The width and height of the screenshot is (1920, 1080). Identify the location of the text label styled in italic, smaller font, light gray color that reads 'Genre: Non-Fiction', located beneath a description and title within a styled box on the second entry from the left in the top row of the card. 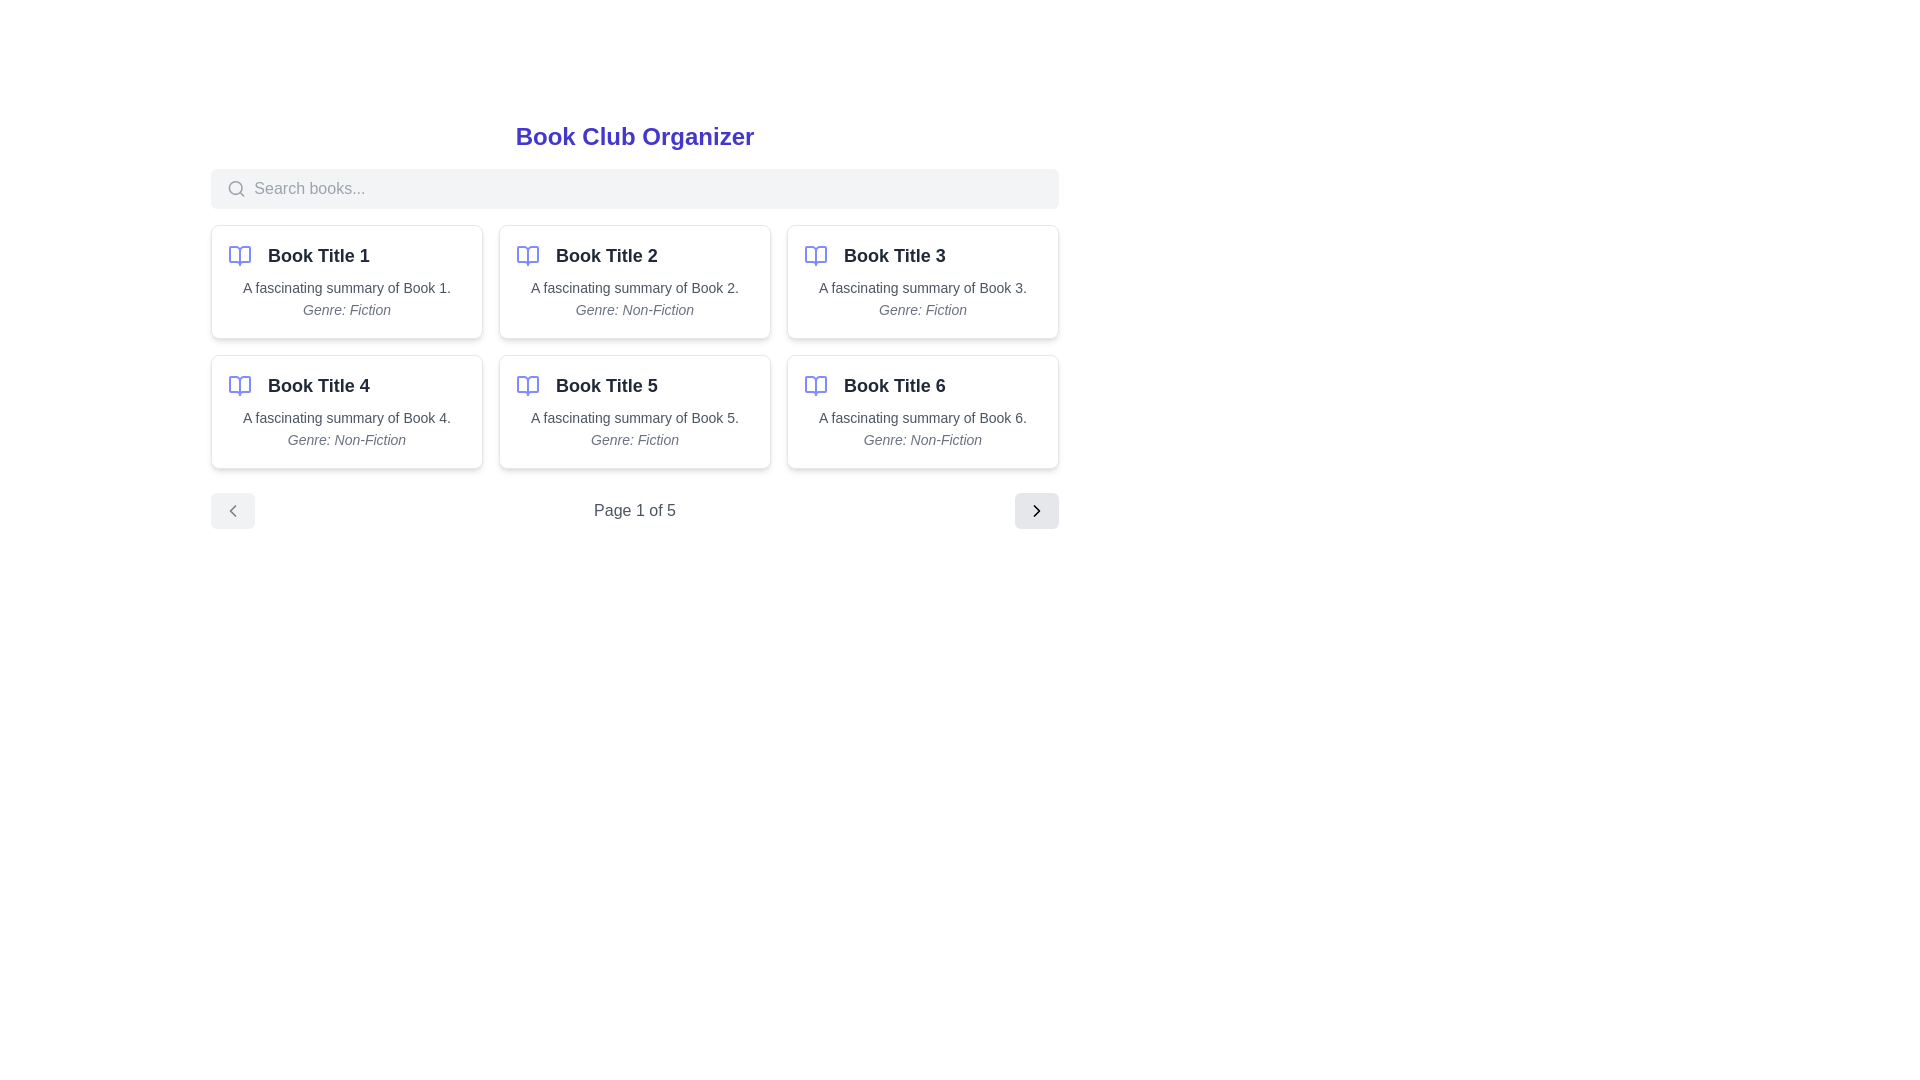
(633, 309).